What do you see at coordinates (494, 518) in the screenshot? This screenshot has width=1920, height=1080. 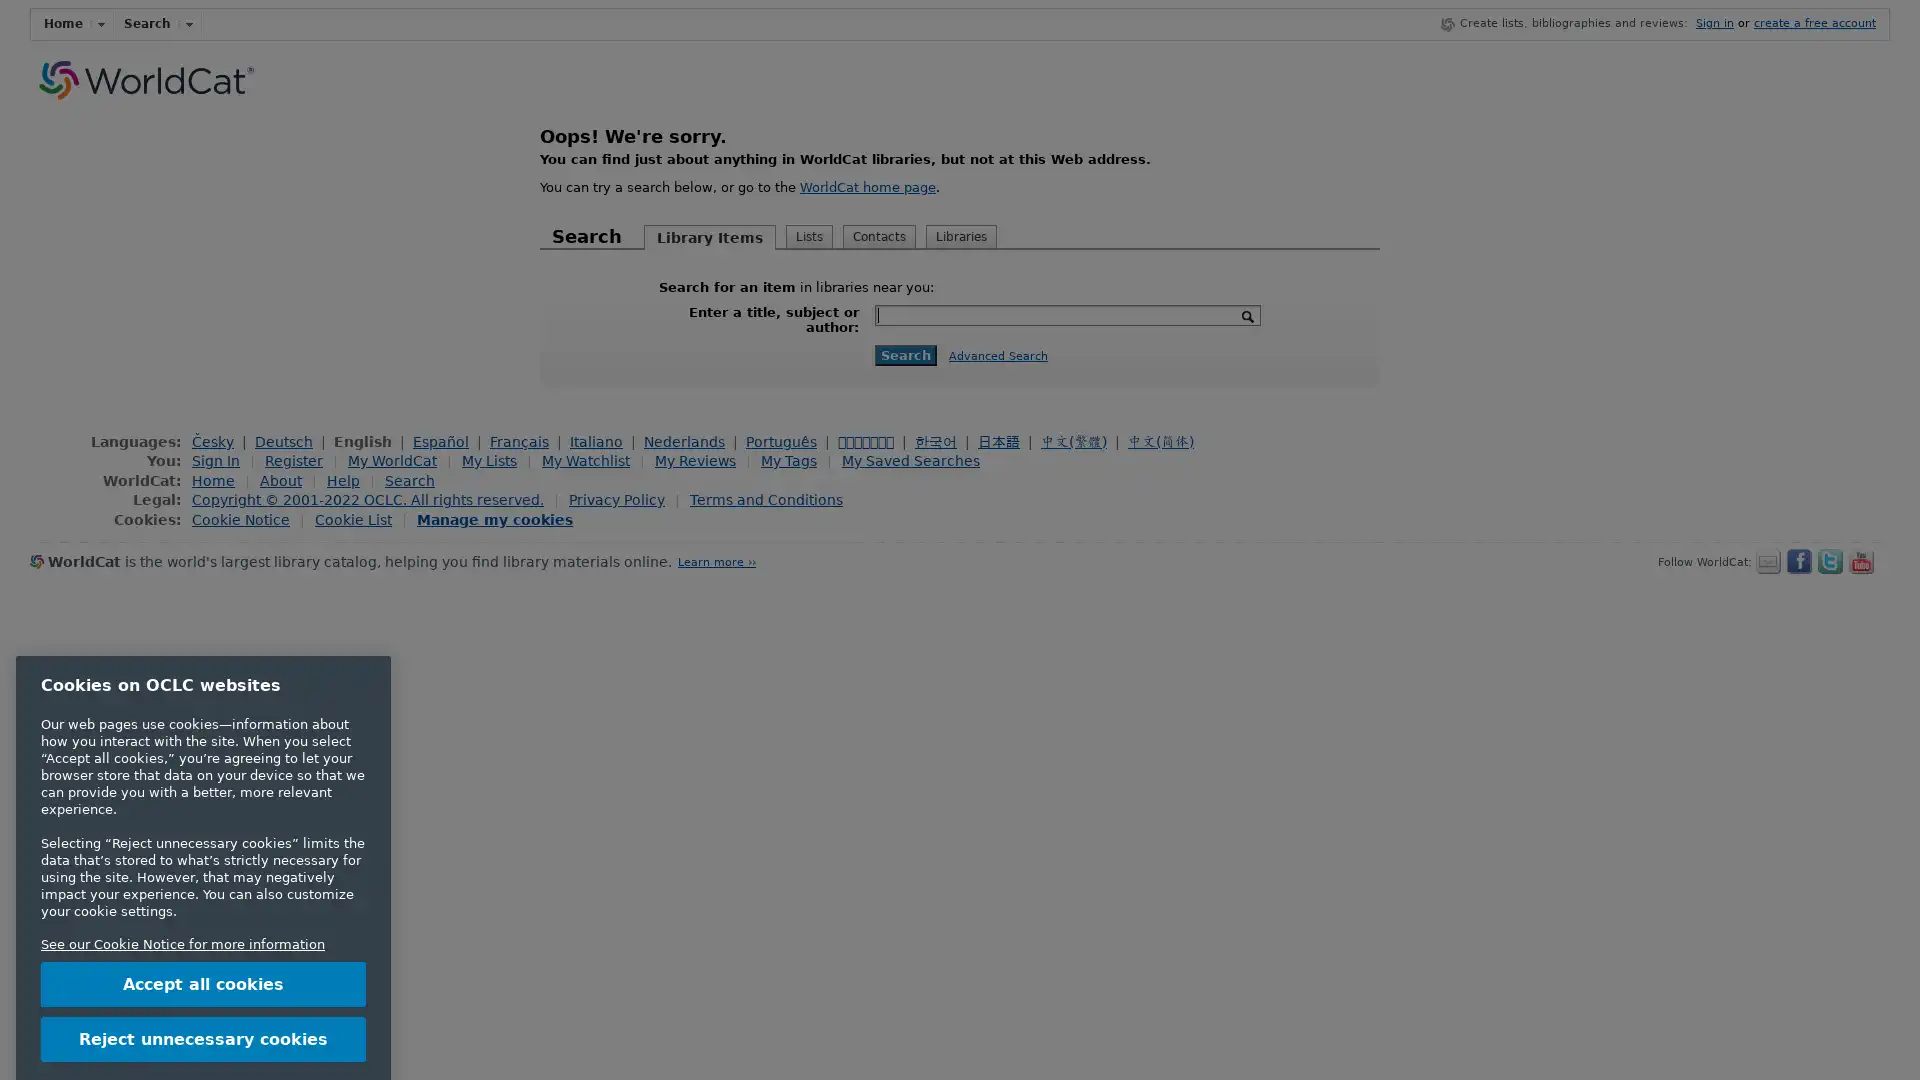 I see `Manage my cookies` at bounding box center [494, 518].